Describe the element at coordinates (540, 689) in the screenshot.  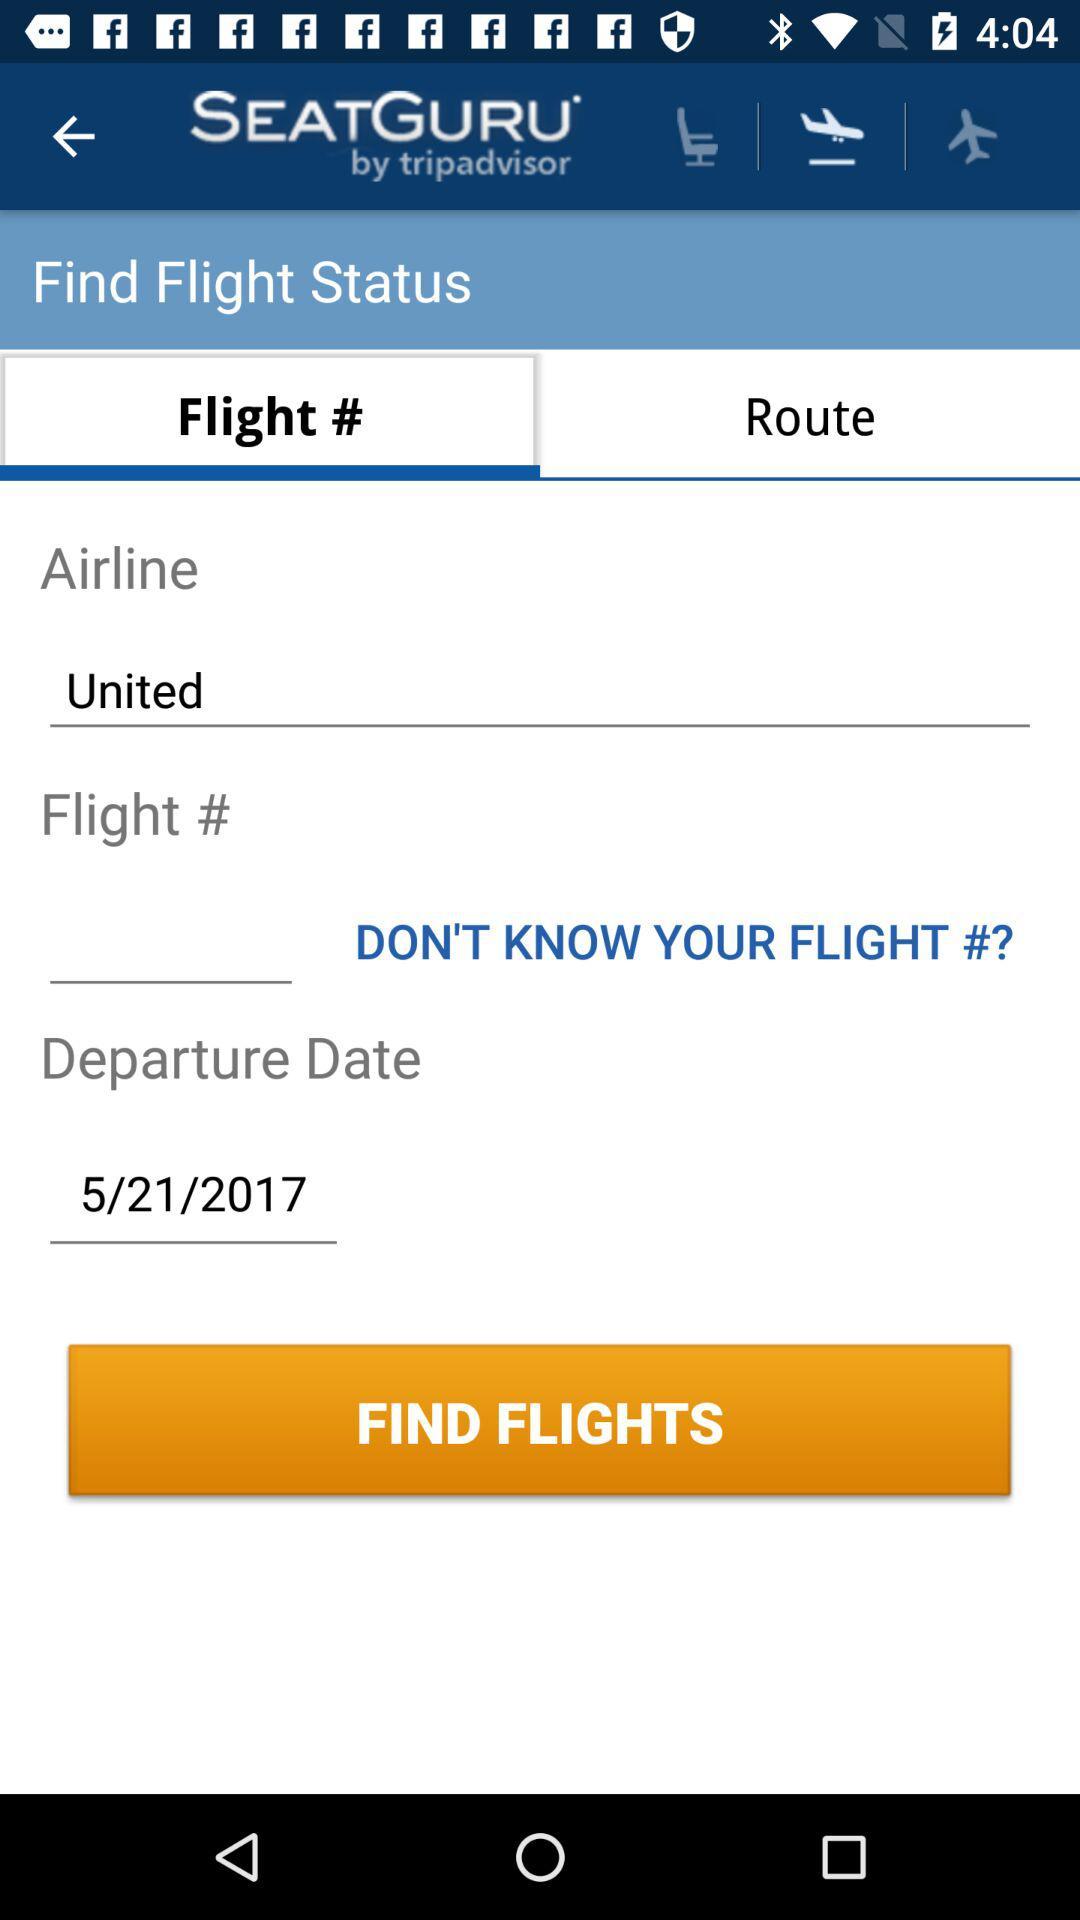
I see `the item above flight #` at that location.